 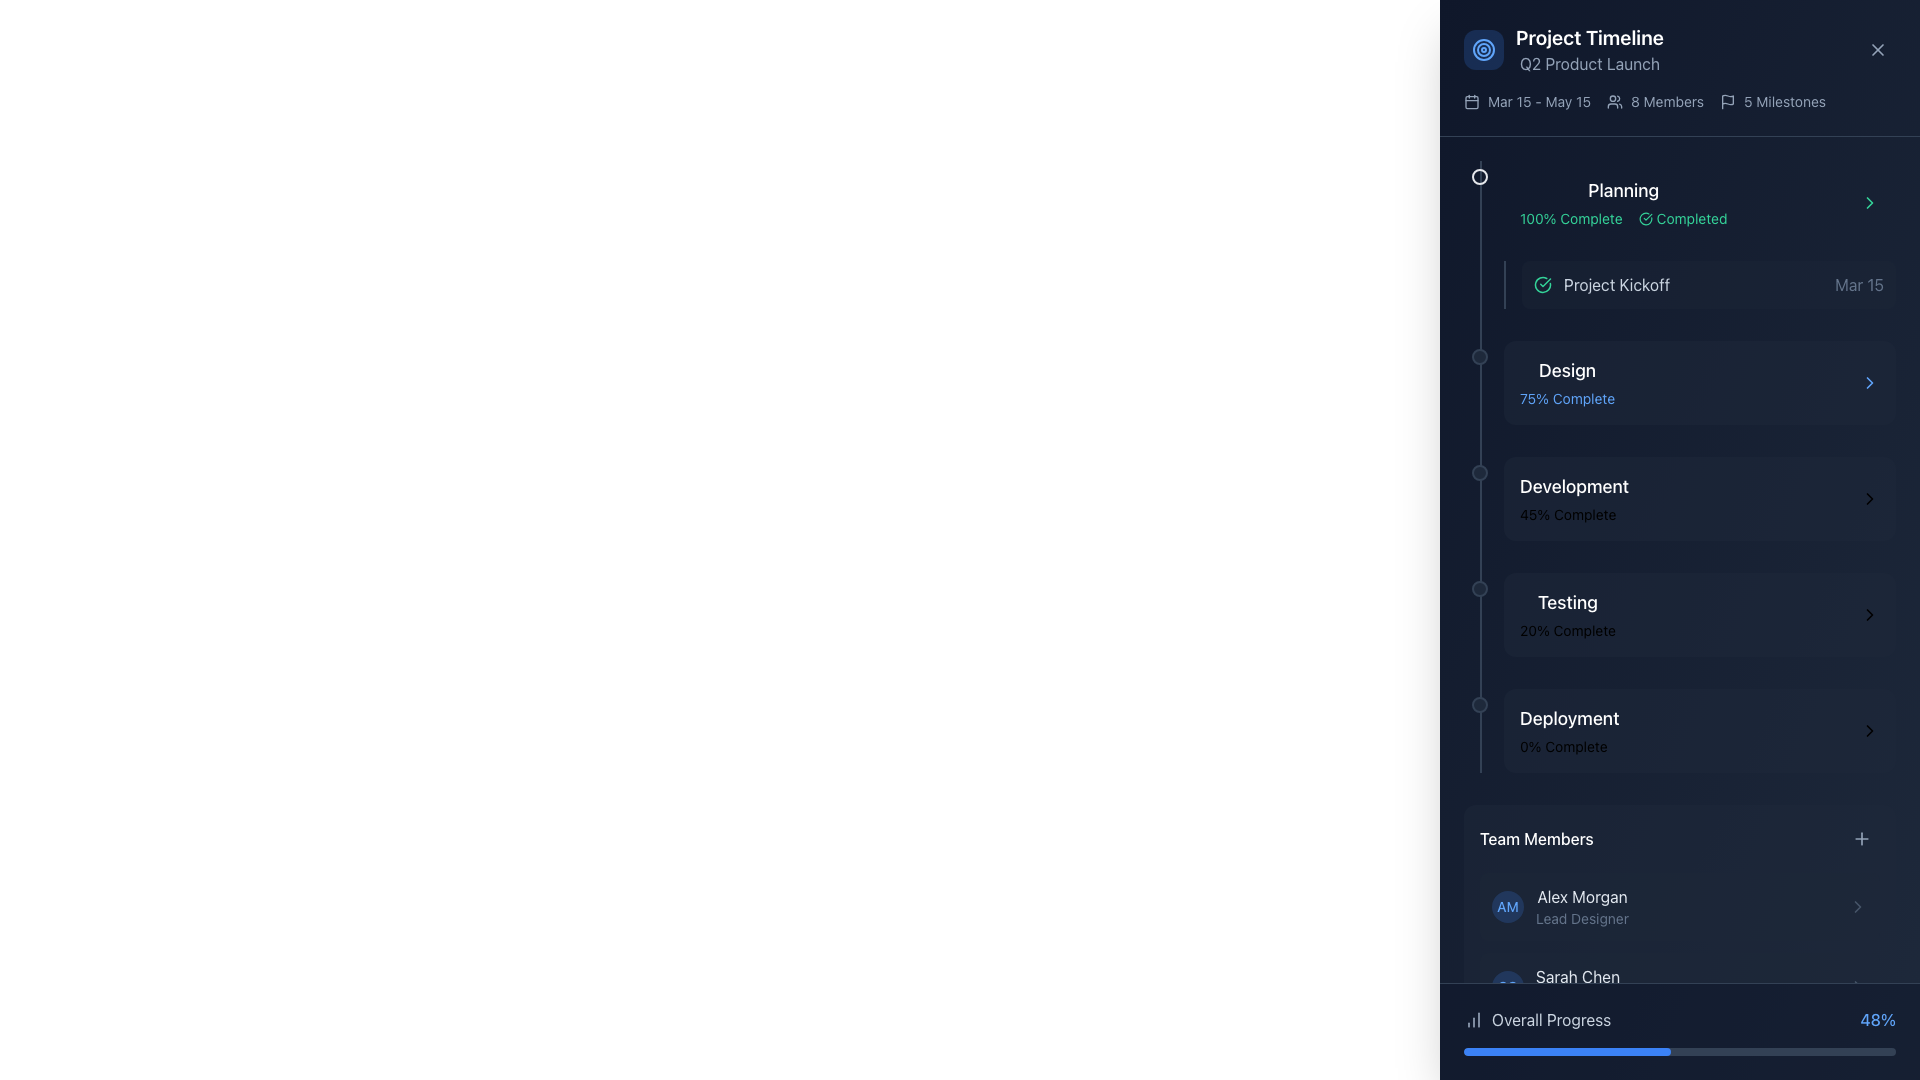 I want to click on the Chevron-right icon located on the far-right side of the card representing the 'Design' milestone in the project timeline, so click(x=1869, y=382).